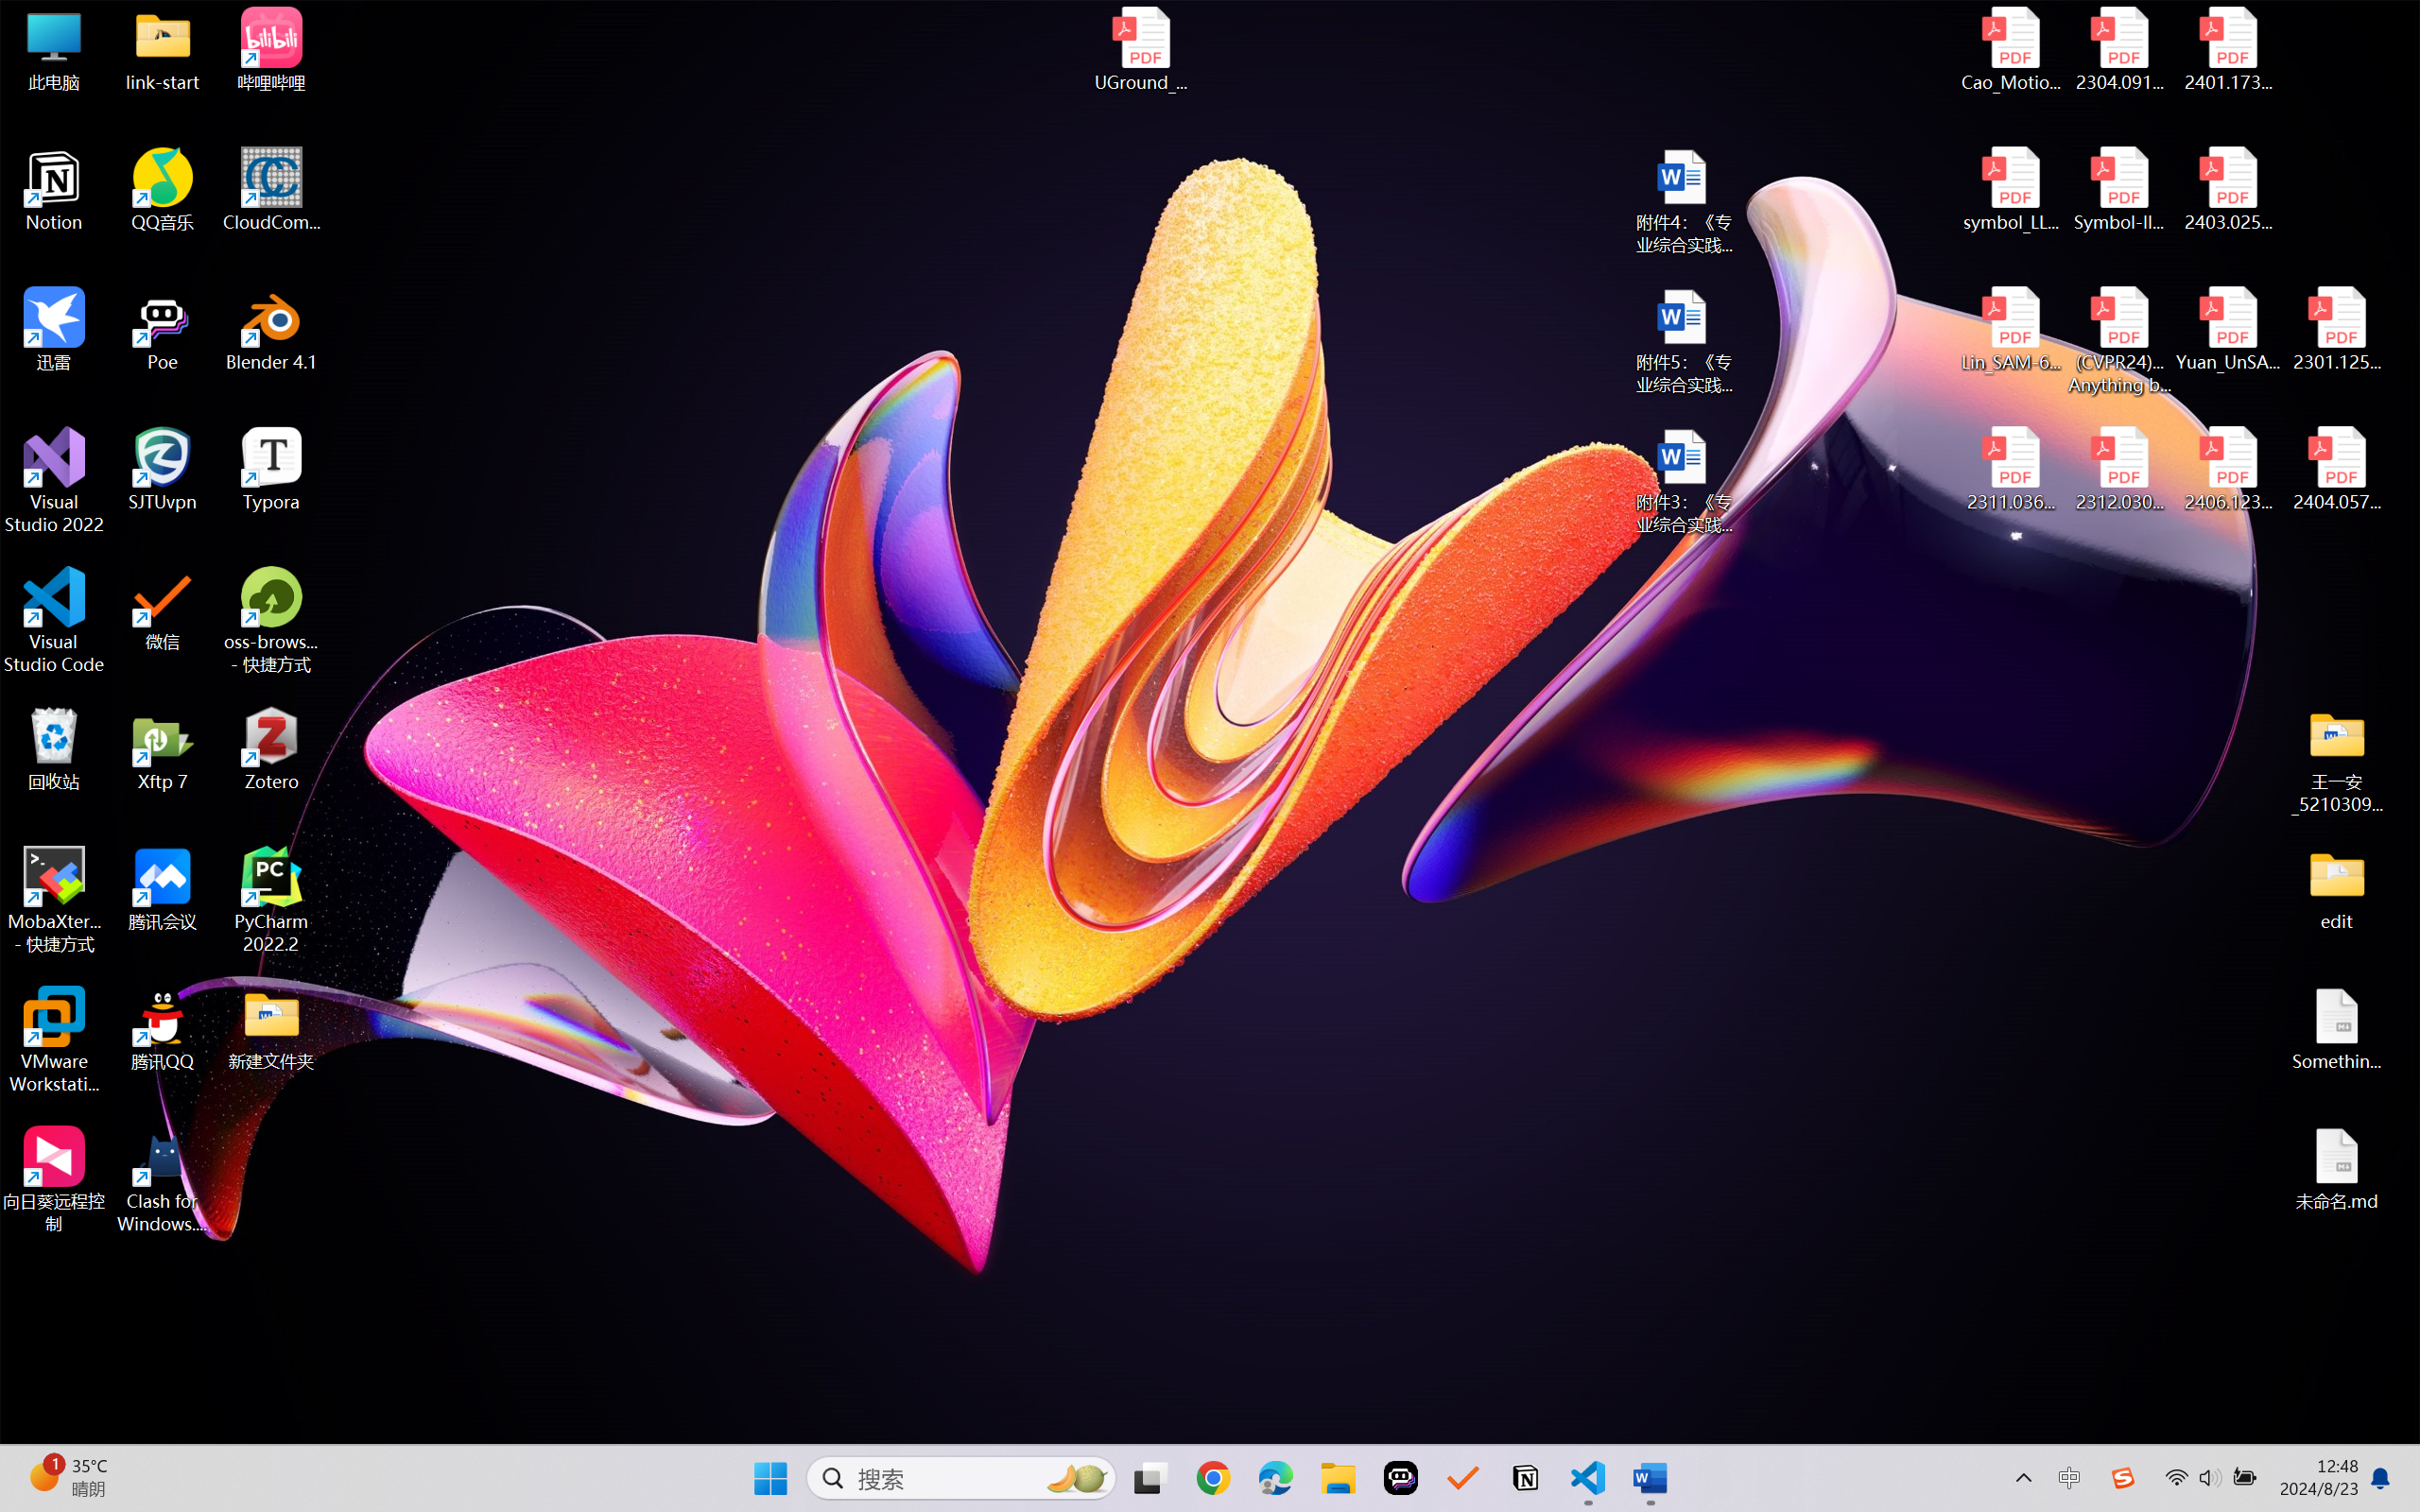 This screenshot has width=2420, height=1512. Describe the element at coordinates (2011, 190) in the screenshot. I see `'symbol_LLM.pdf'` at that location.